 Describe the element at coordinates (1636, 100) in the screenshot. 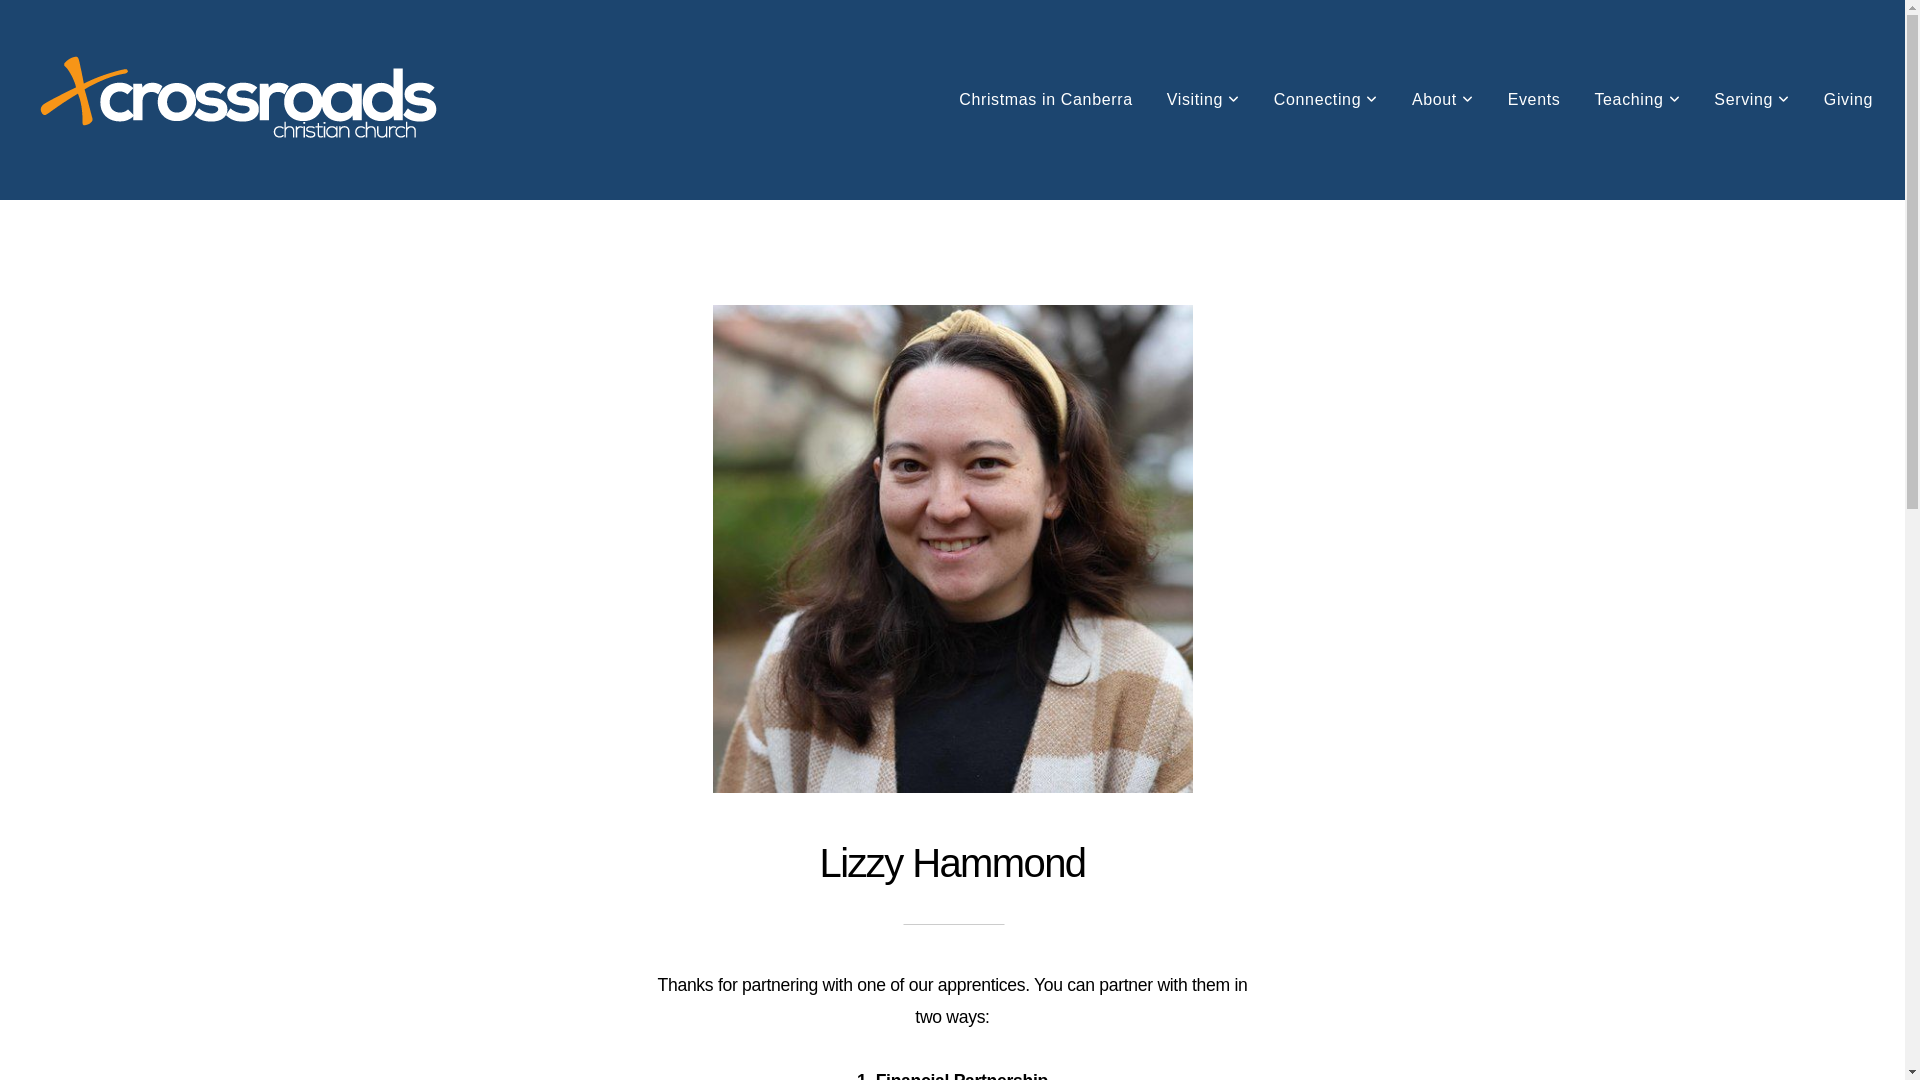

I see `'Teaching '` at that location.